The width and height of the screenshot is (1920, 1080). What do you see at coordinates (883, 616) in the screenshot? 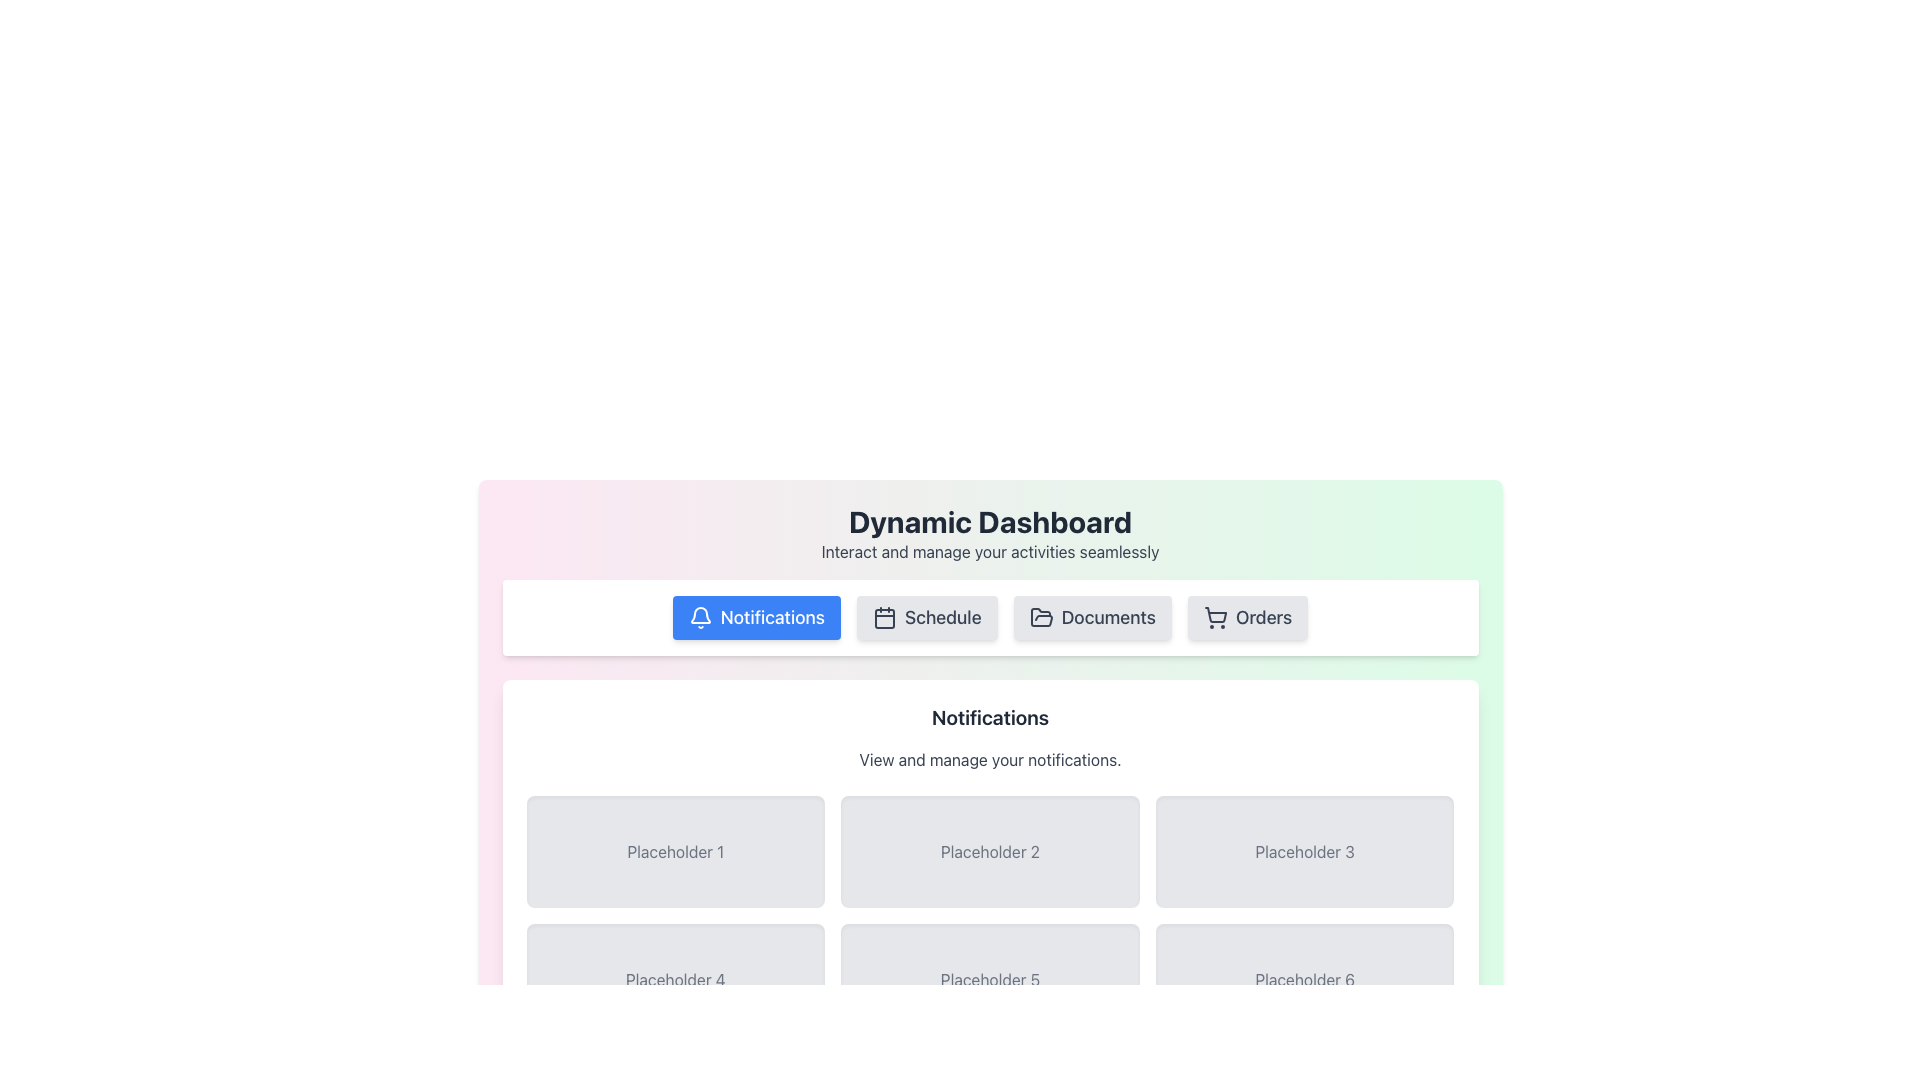
I see `the calendar icon located to the left of the 'Schedule' button in the navigation bar, which features a minimalistic design with a rounded square outline and two vertical bars at the top` at bounding box center [883, 616].